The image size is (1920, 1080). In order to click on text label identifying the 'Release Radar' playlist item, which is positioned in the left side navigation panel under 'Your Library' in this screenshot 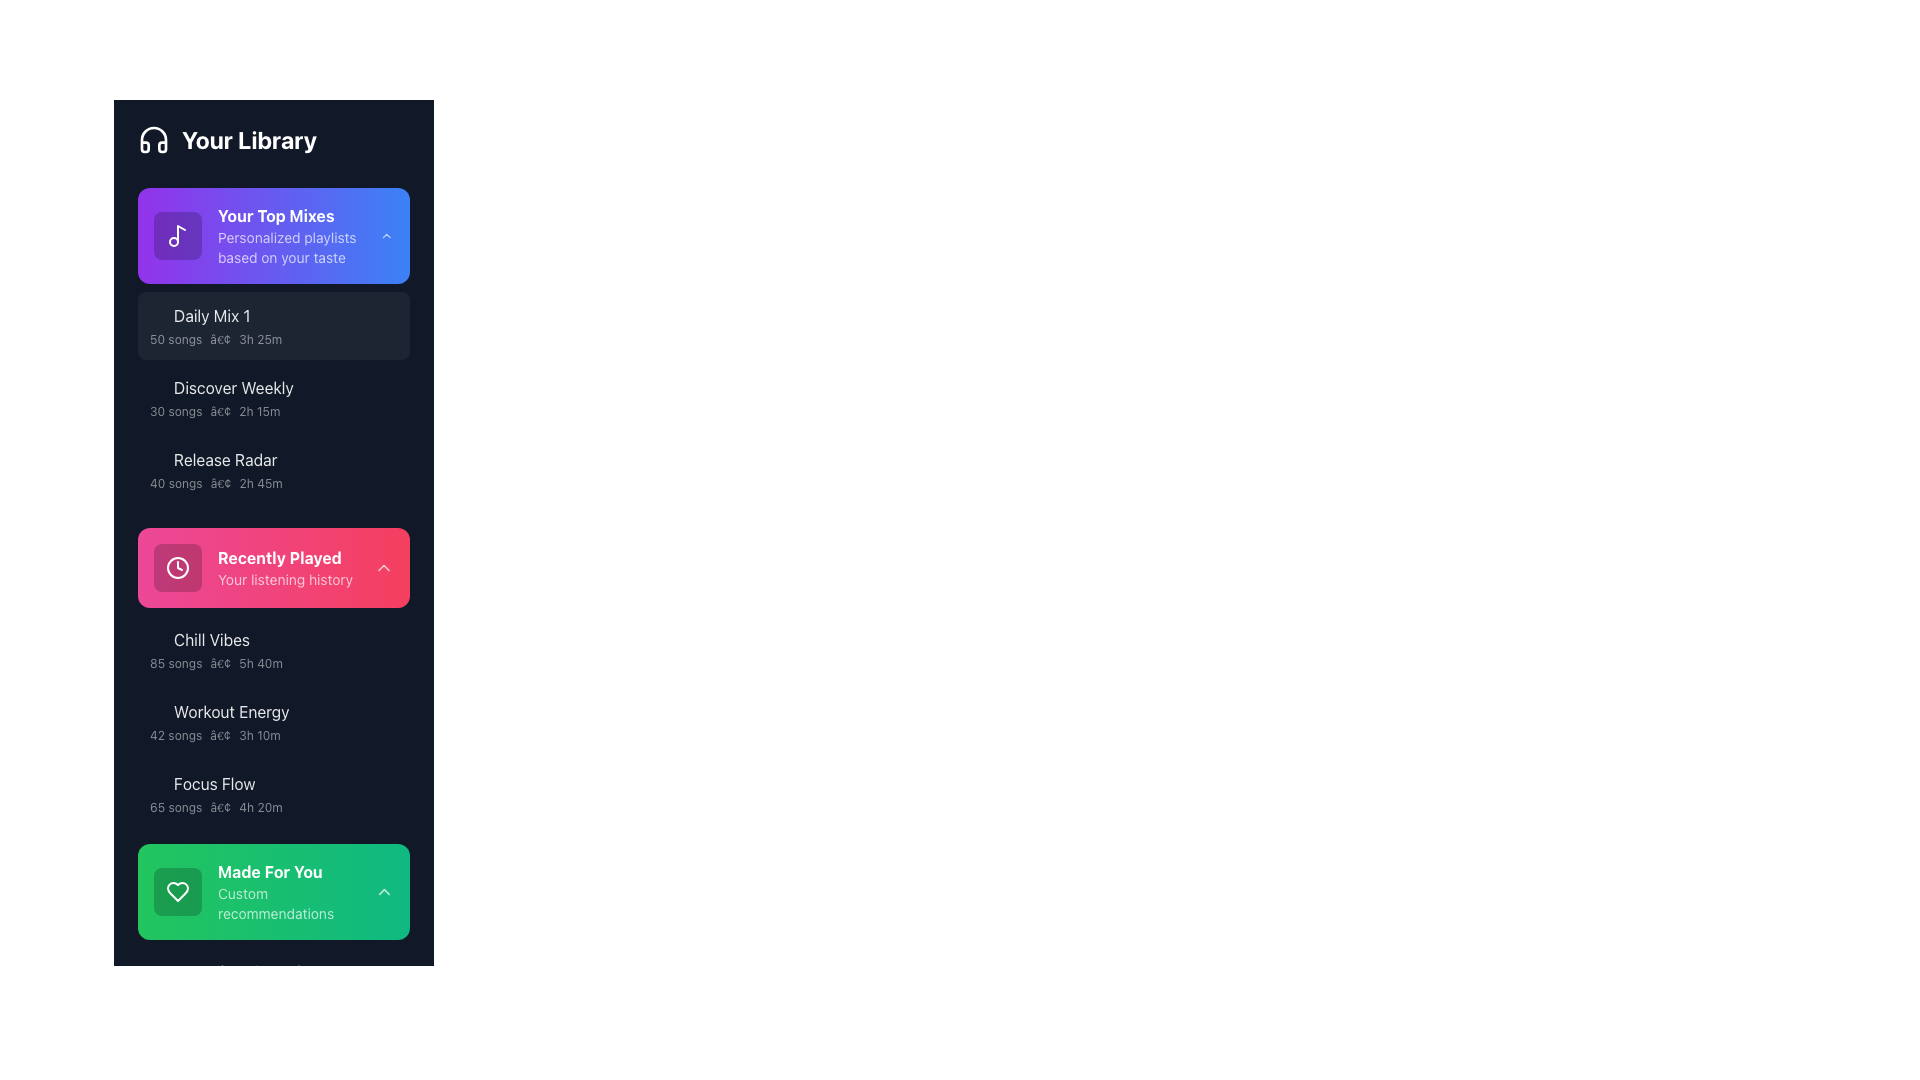, I will do `click(225, 459)`.